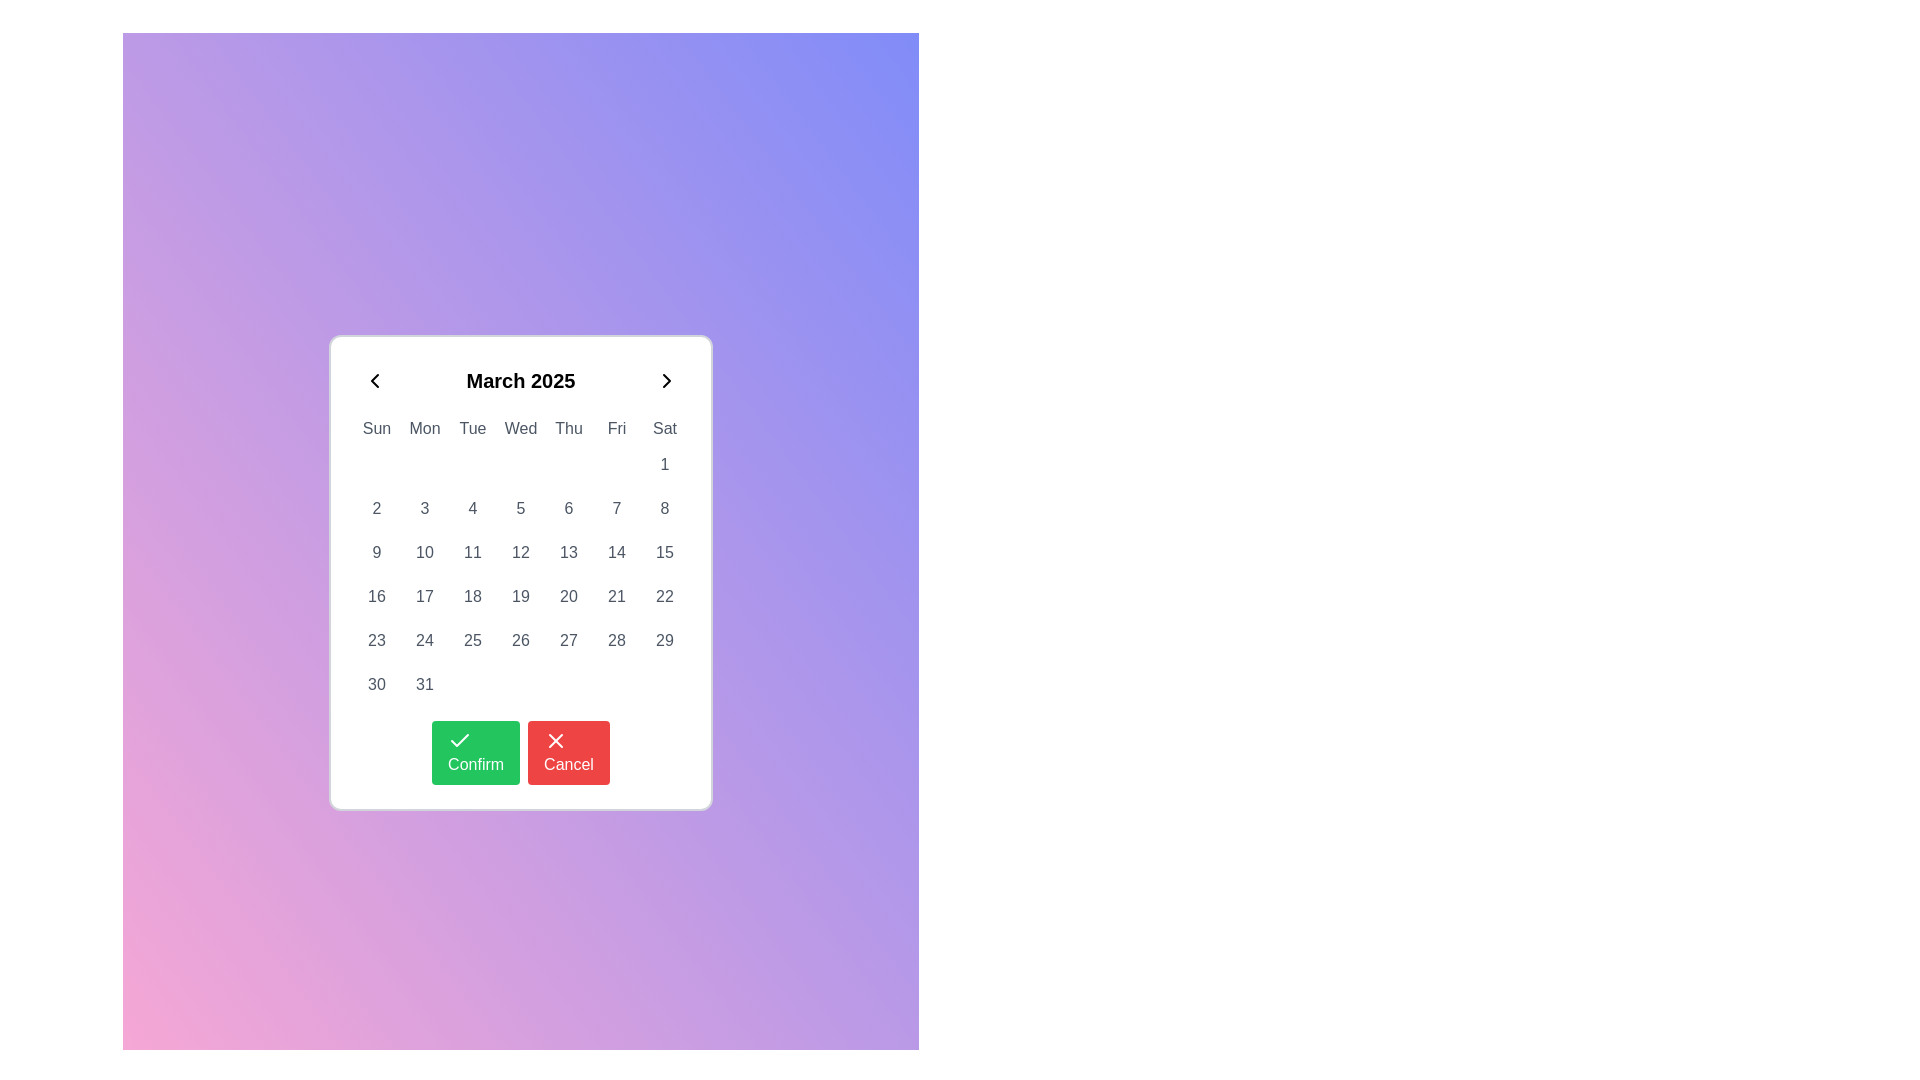 This screenshot has width=1920, height=1080. Describe the element at coordinates (424, 508) in the screenshot. I see `the clickable calendar date indicator displaying the number '3' located in the second row and third column of the calendar grid` at that location.